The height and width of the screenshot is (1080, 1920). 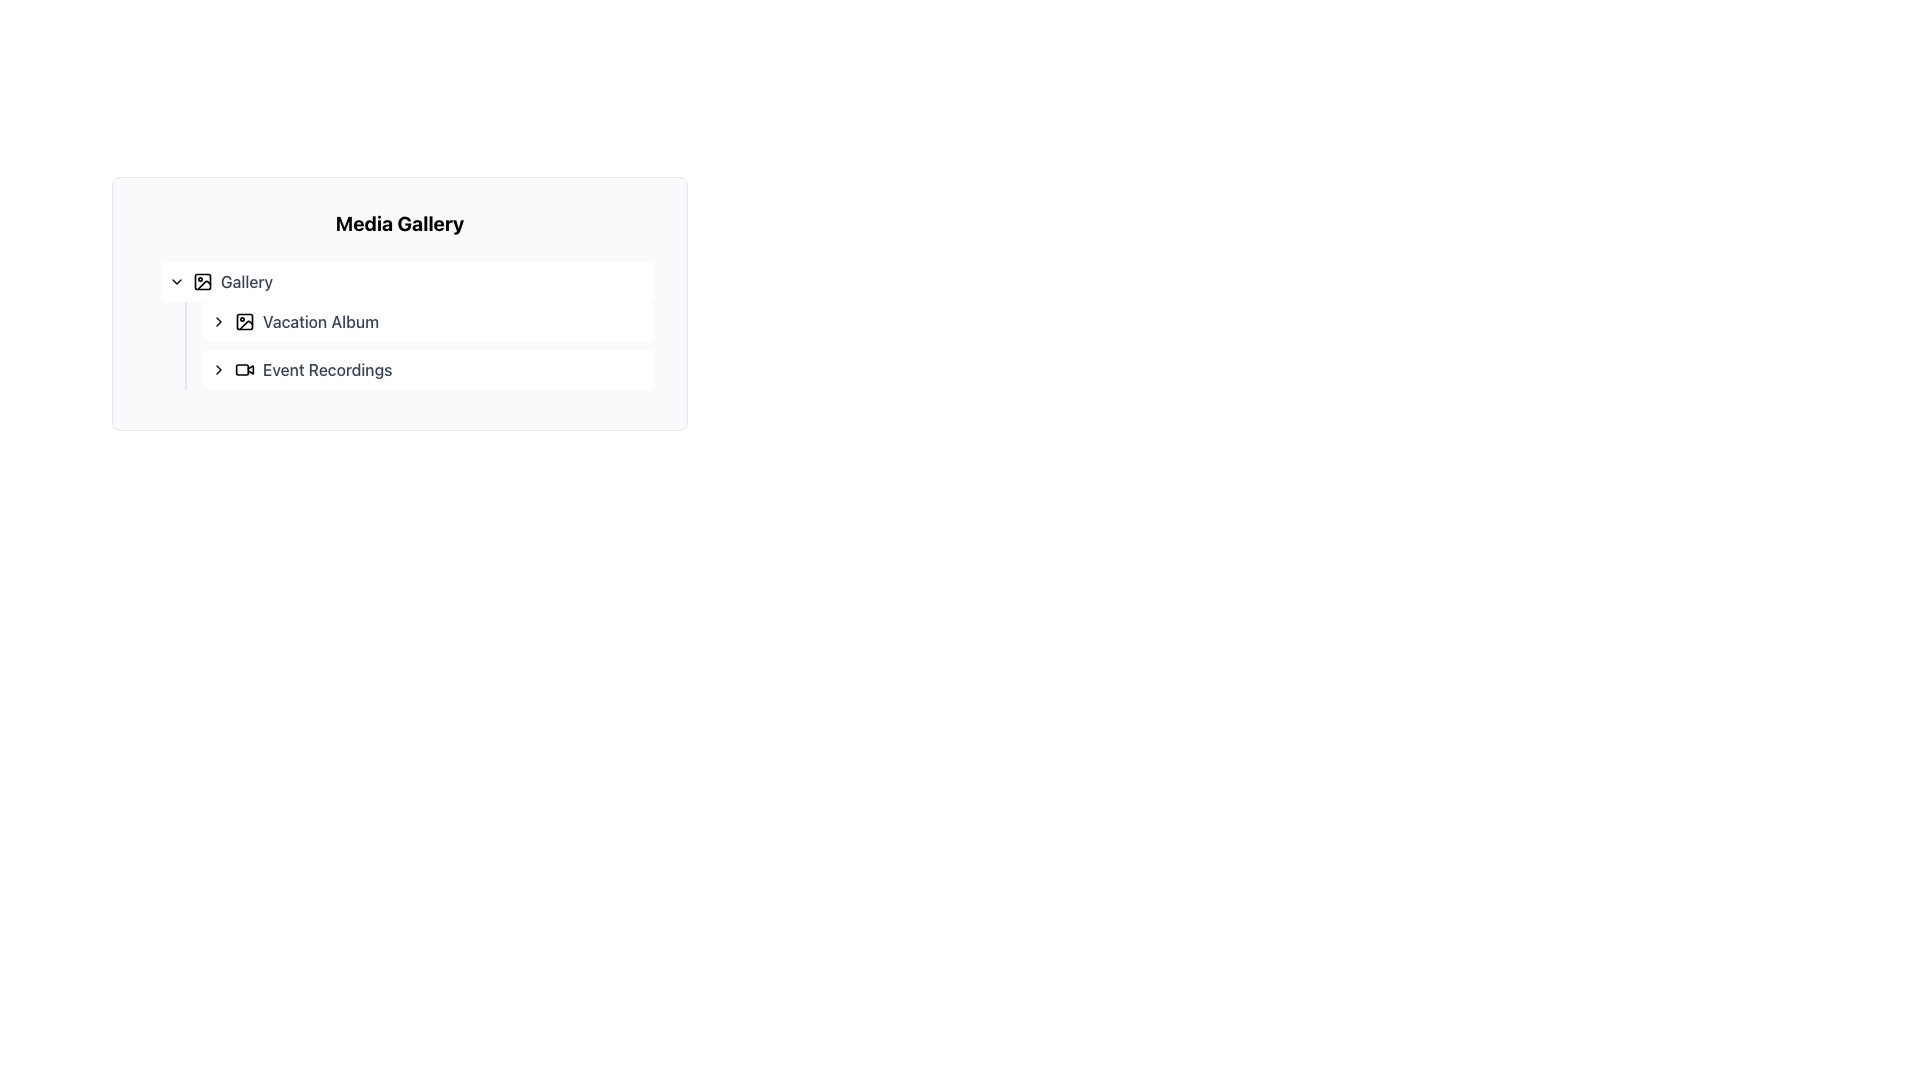 I want to click on the third Text Label element representing an album or folder in the Media Gallery, located adjacent to a small image icon, so click(x=321, y=320).